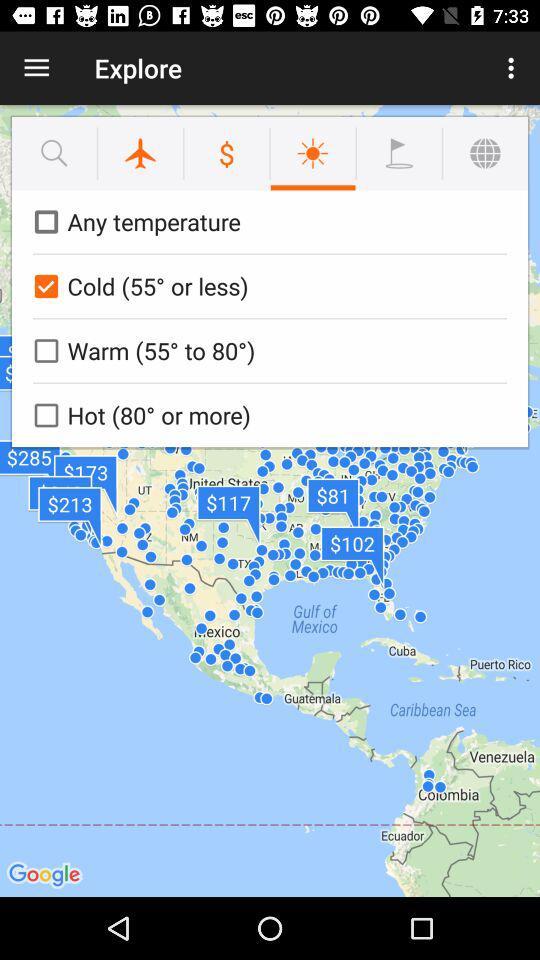  What do you see at coordinates (266, 414) in the screenshot?
I see `hot 80 or icon` at bounding box center [266, 414].